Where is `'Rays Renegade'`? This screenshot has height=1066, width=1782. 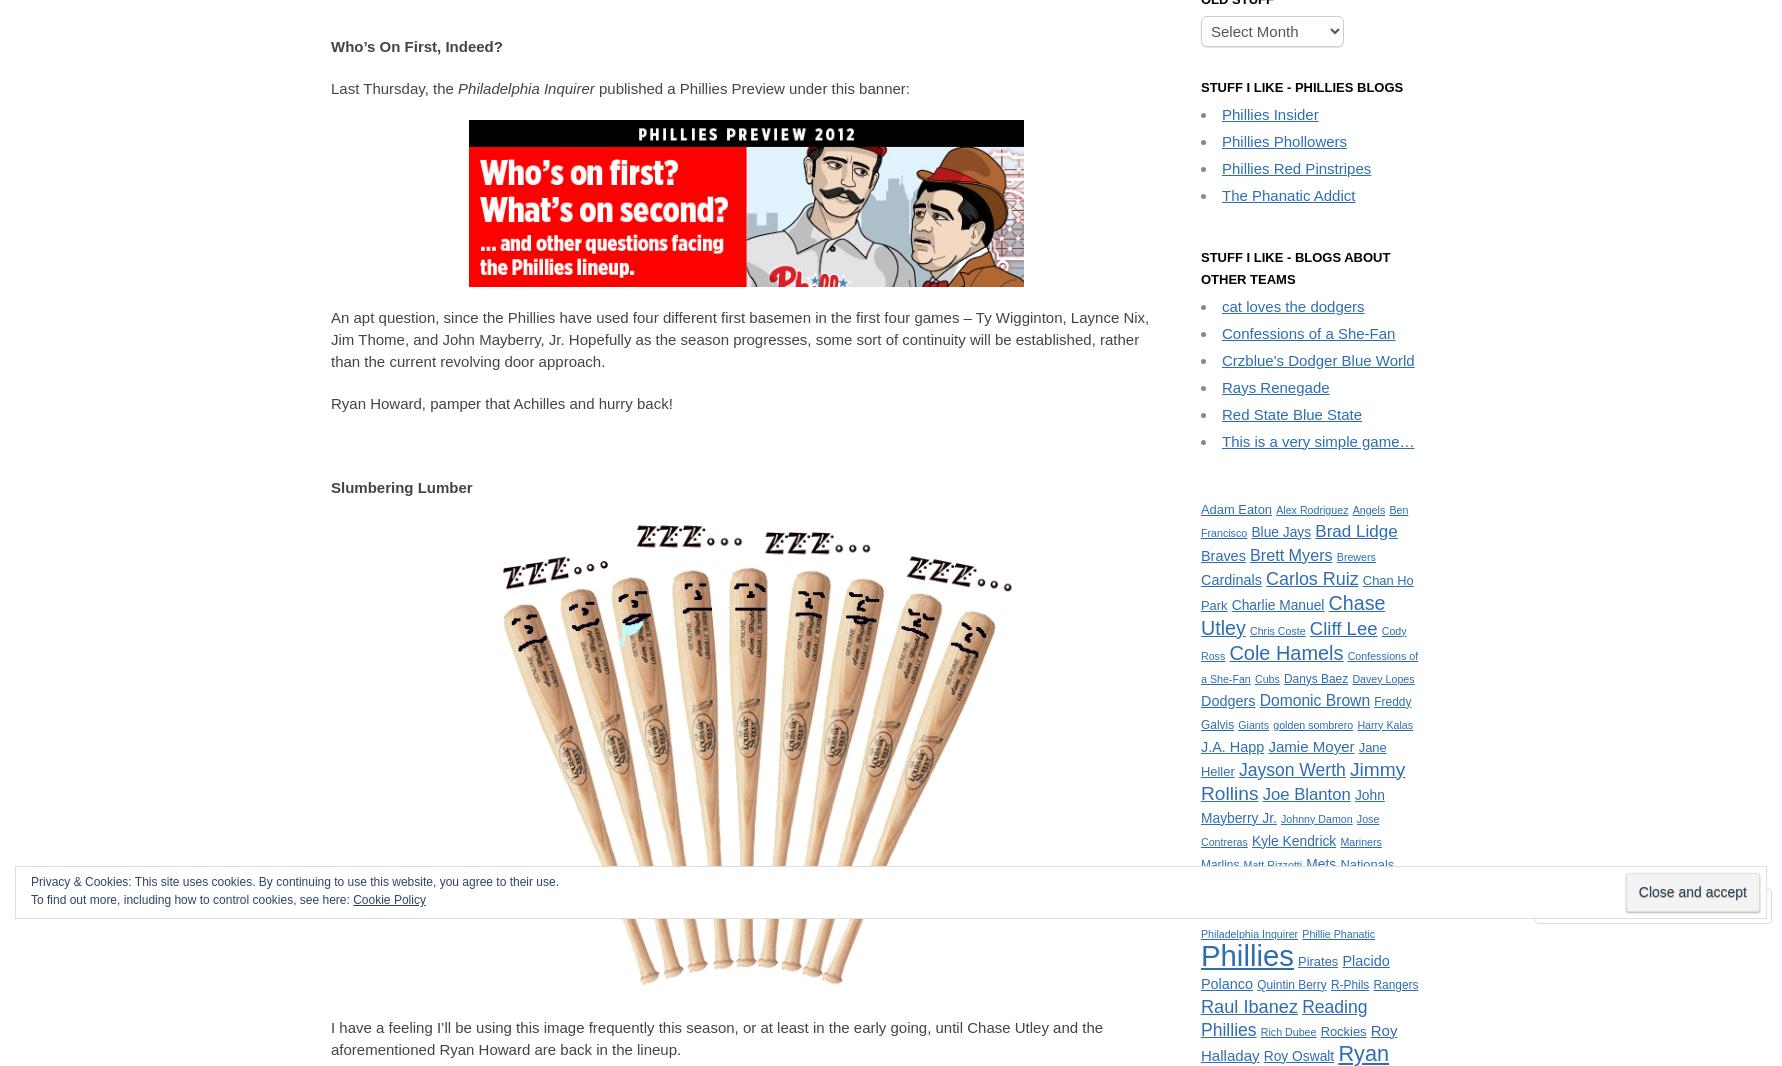
'Rays Renegade' is located at coordinates (1275, 386).